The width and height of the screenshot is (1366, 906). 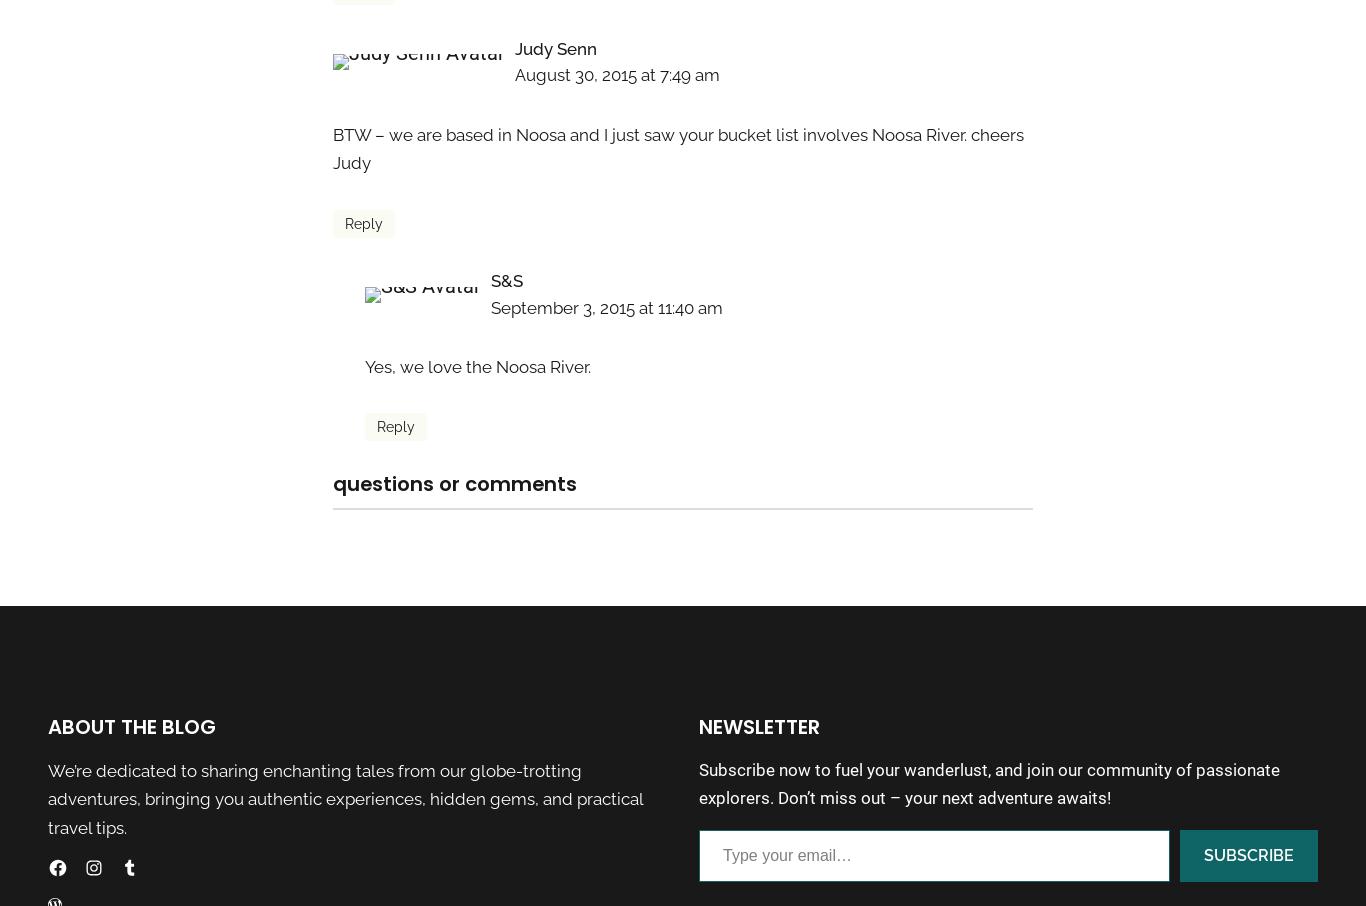 I want to click on 'S&S', so click(x=505, y=280).